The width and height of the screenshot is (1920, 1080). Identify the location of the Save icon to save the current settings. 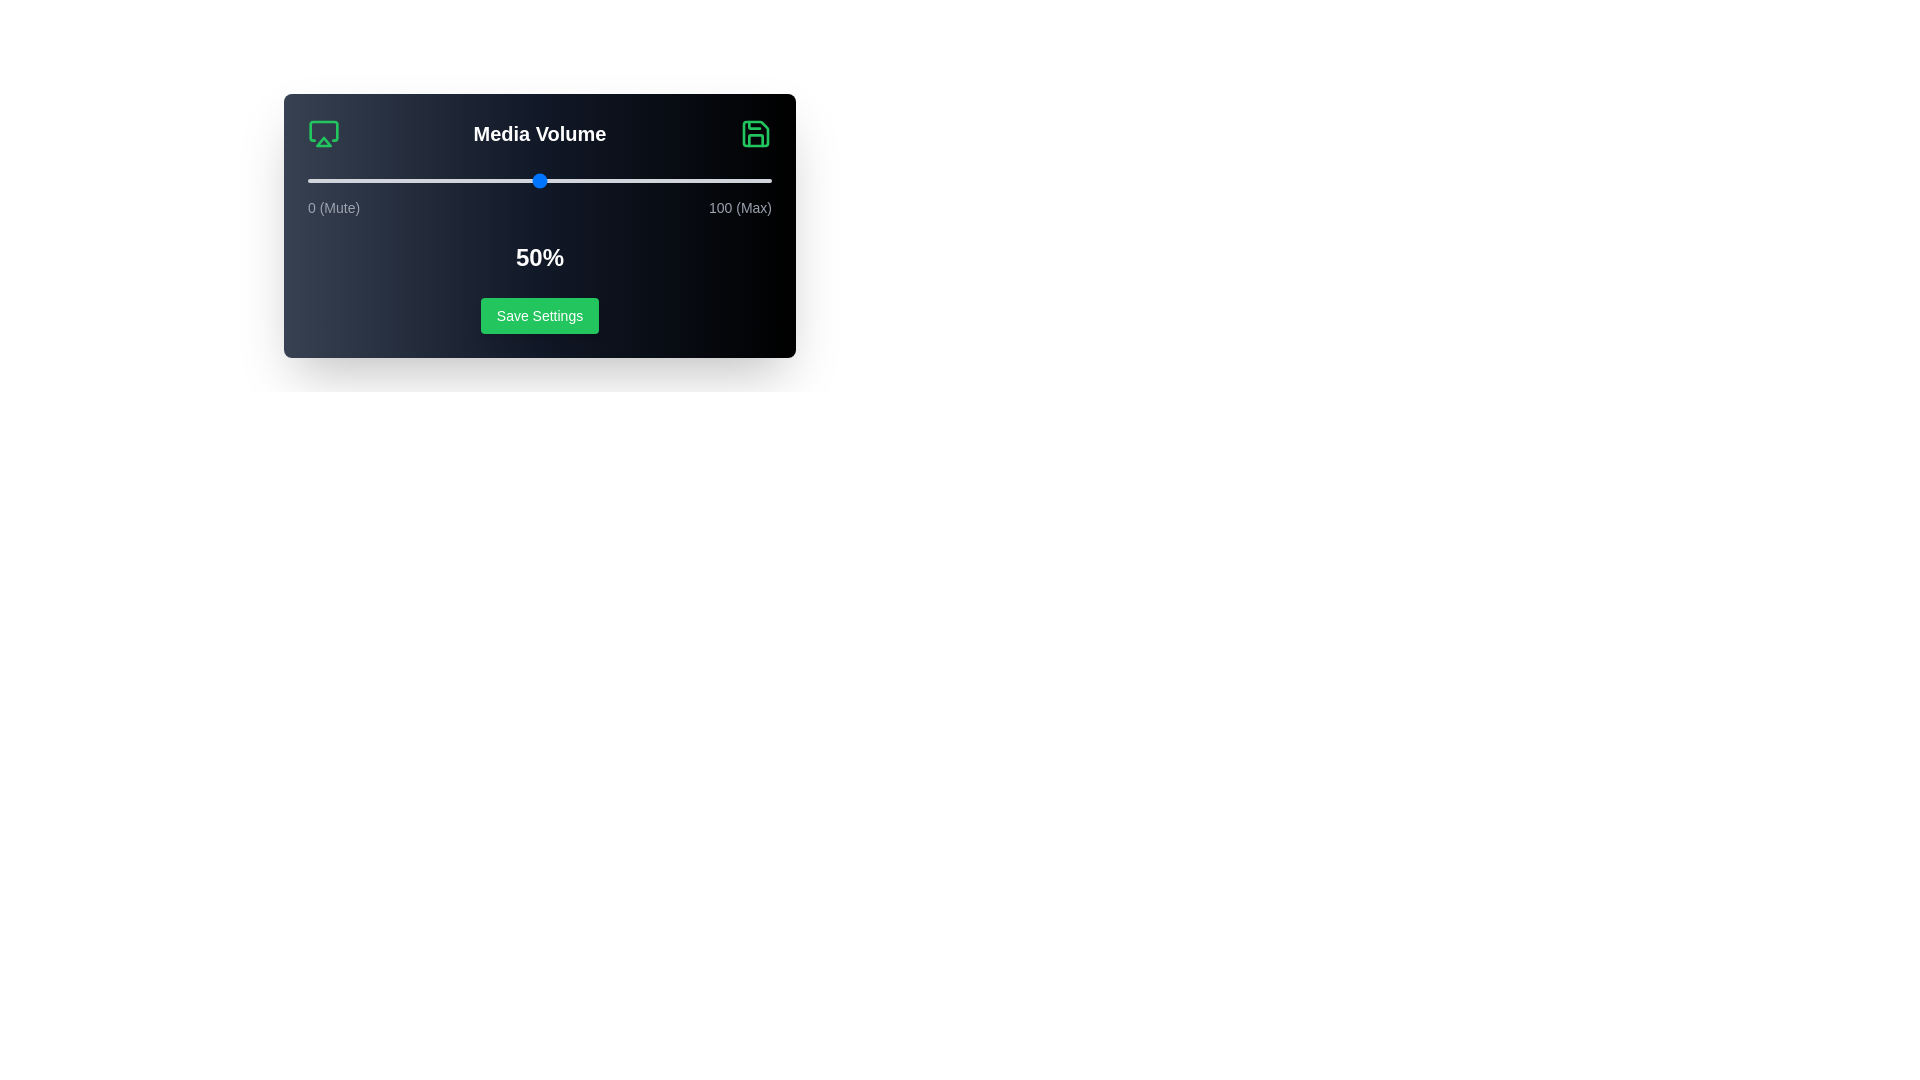
(754, 134).